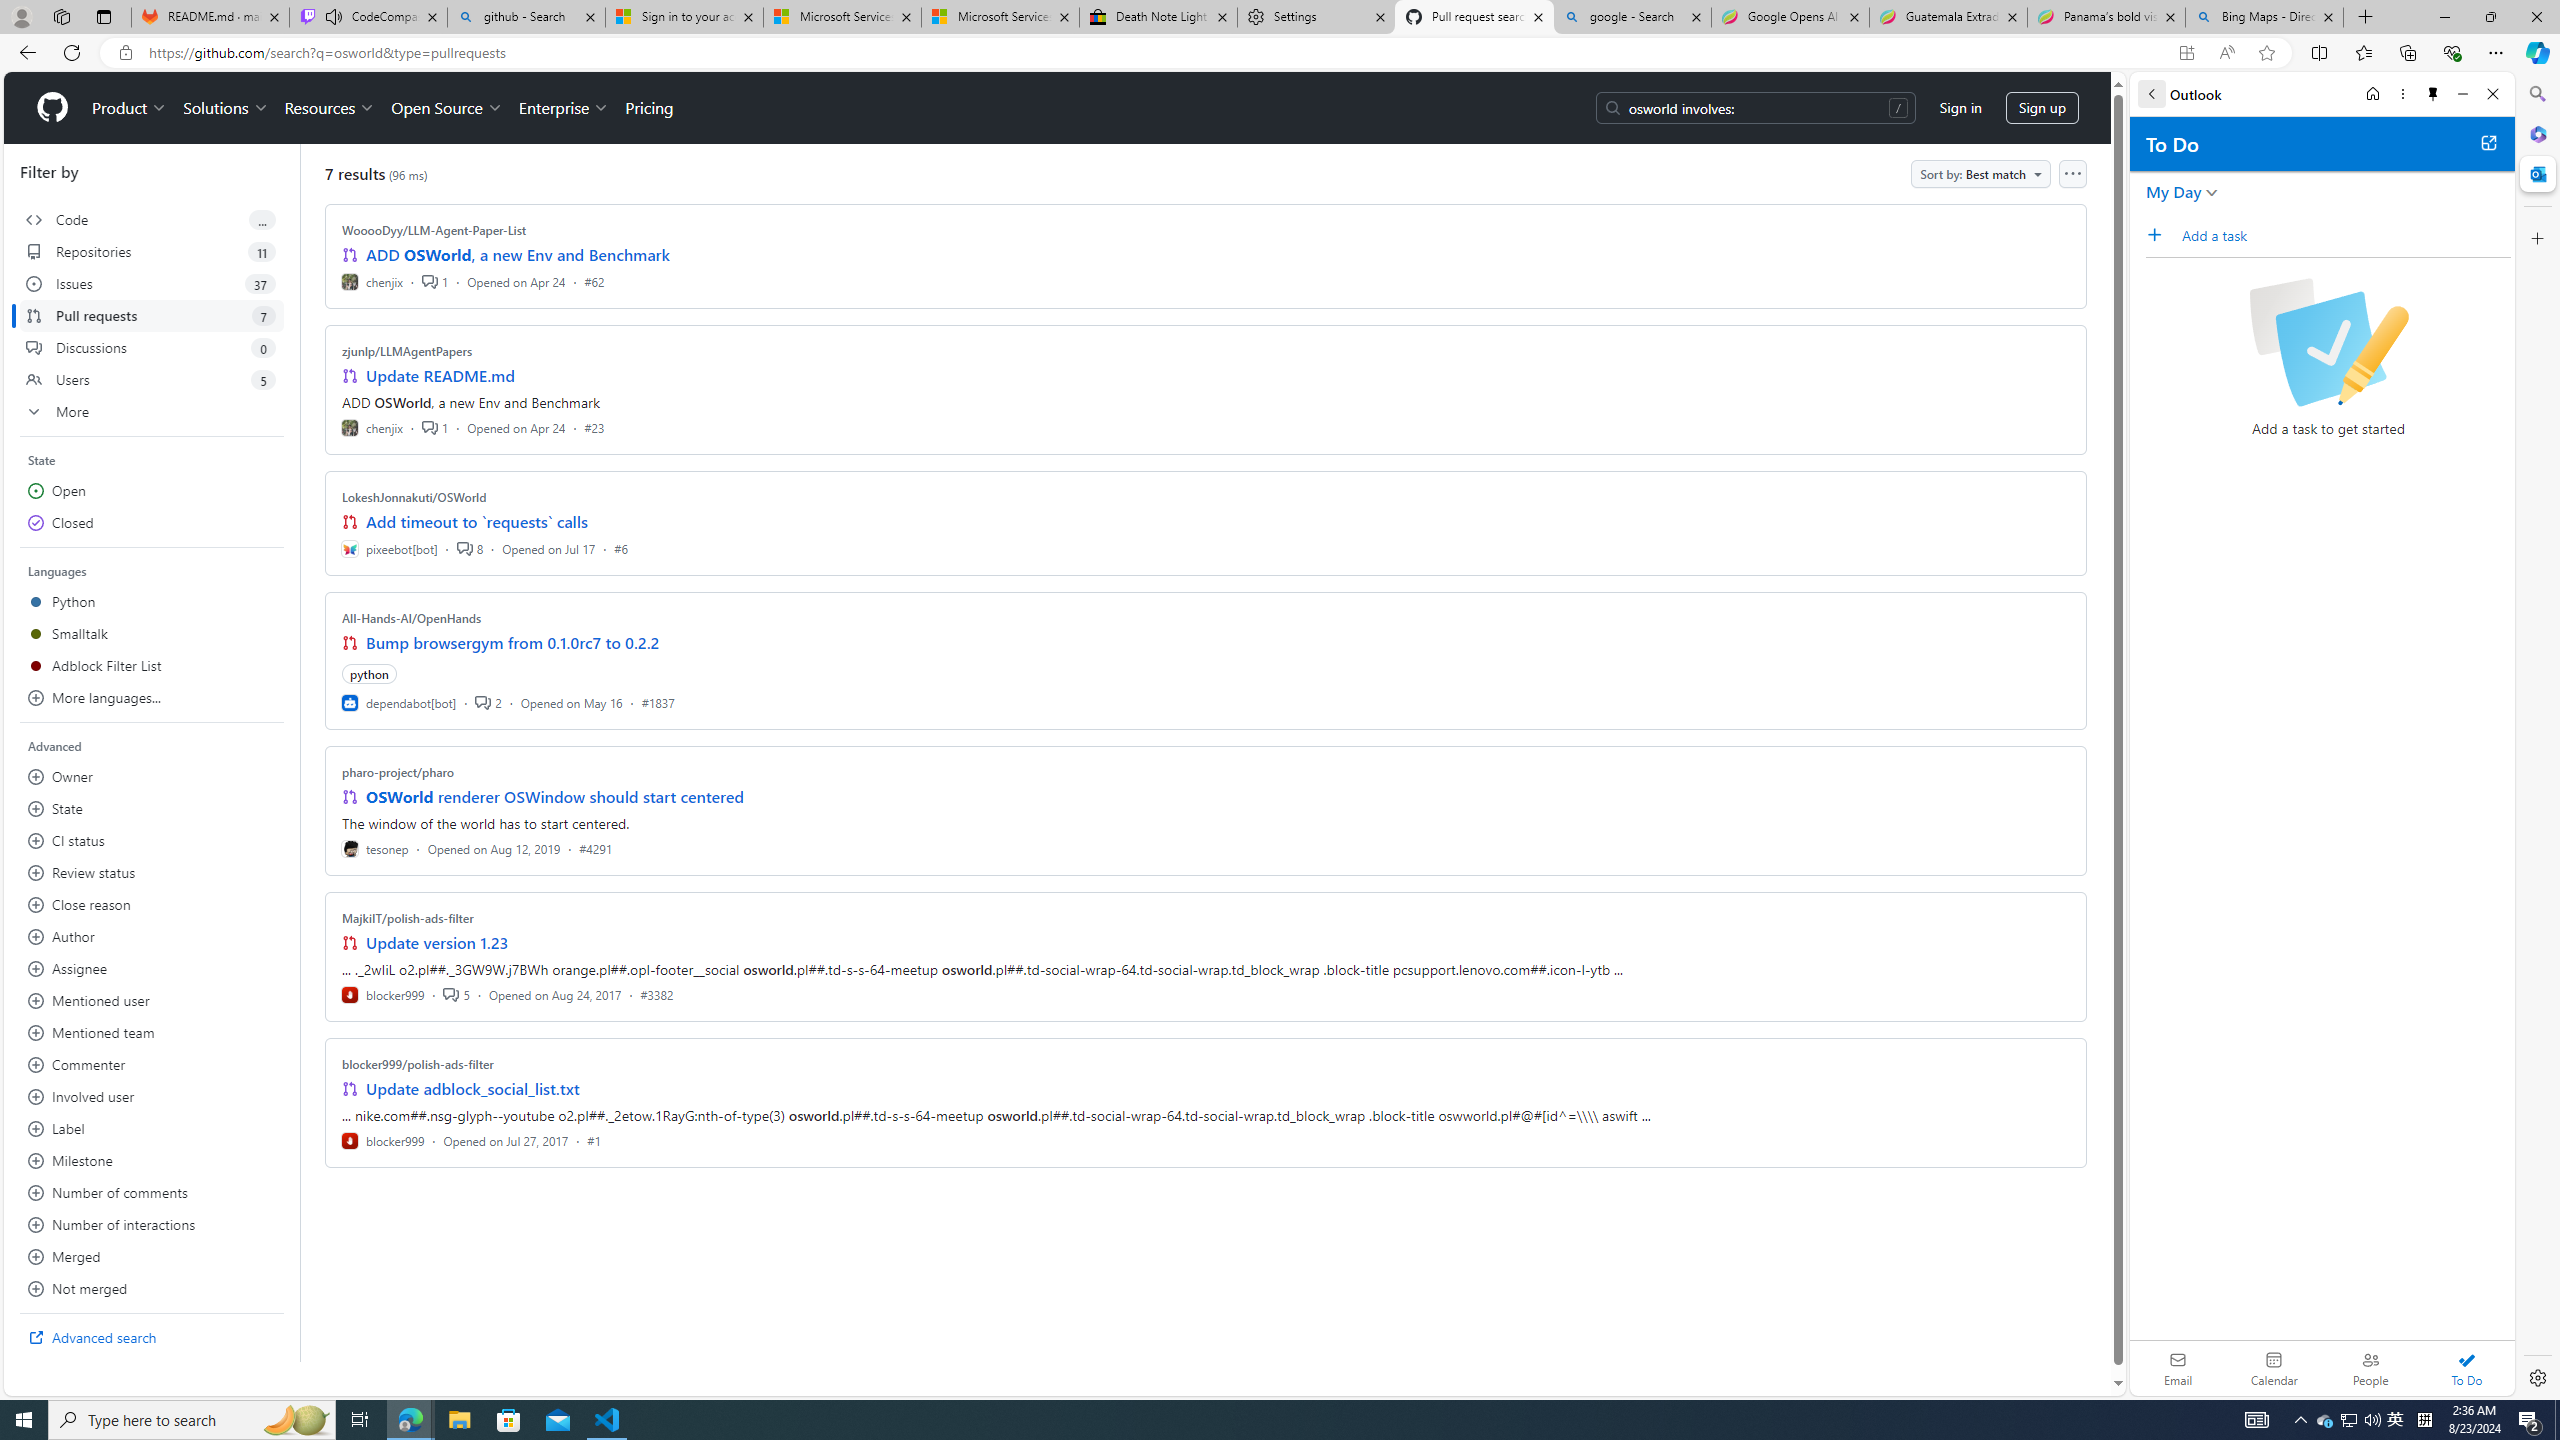 This screenshot has height=1440, width=2560. Describe the element at coordinates (407, 916) in the screenshot. I see `'MajkiIT/polish-ads-filter'` at that location.